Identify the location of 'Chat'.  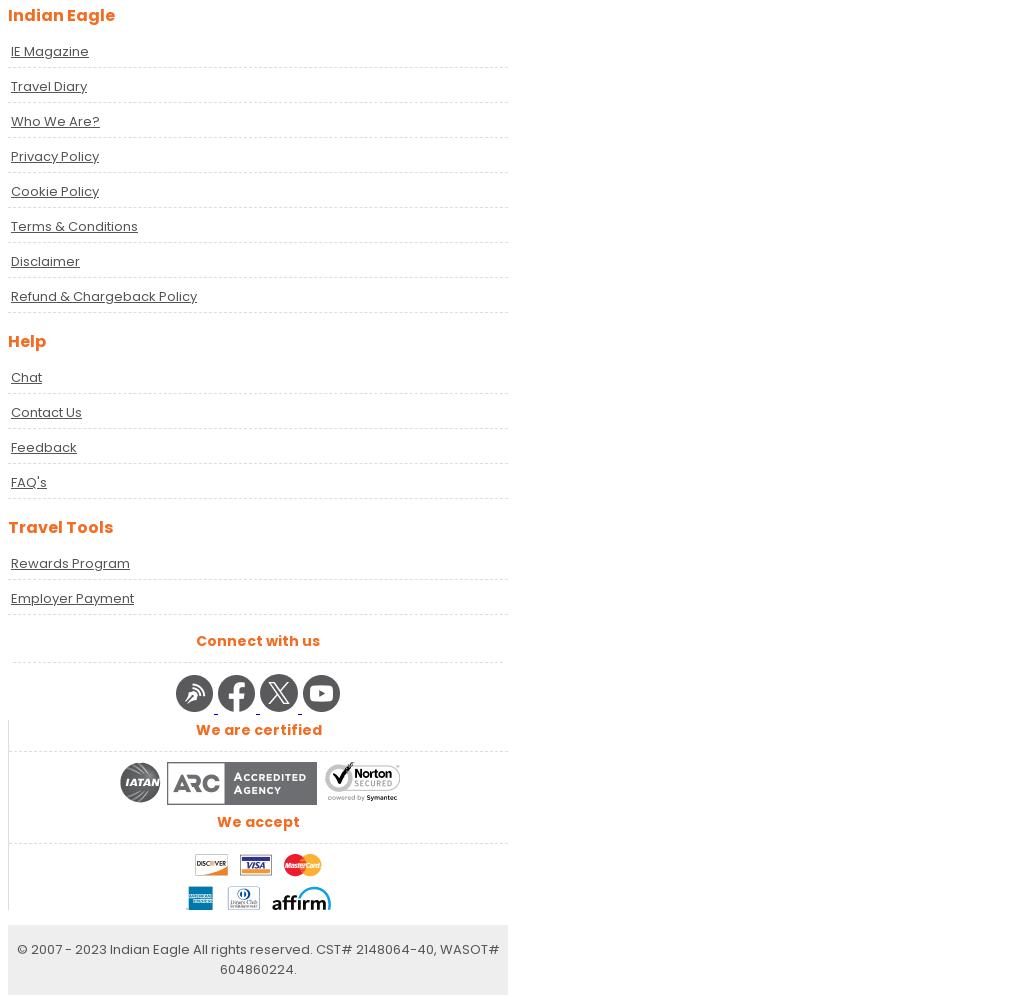
(9, 375).